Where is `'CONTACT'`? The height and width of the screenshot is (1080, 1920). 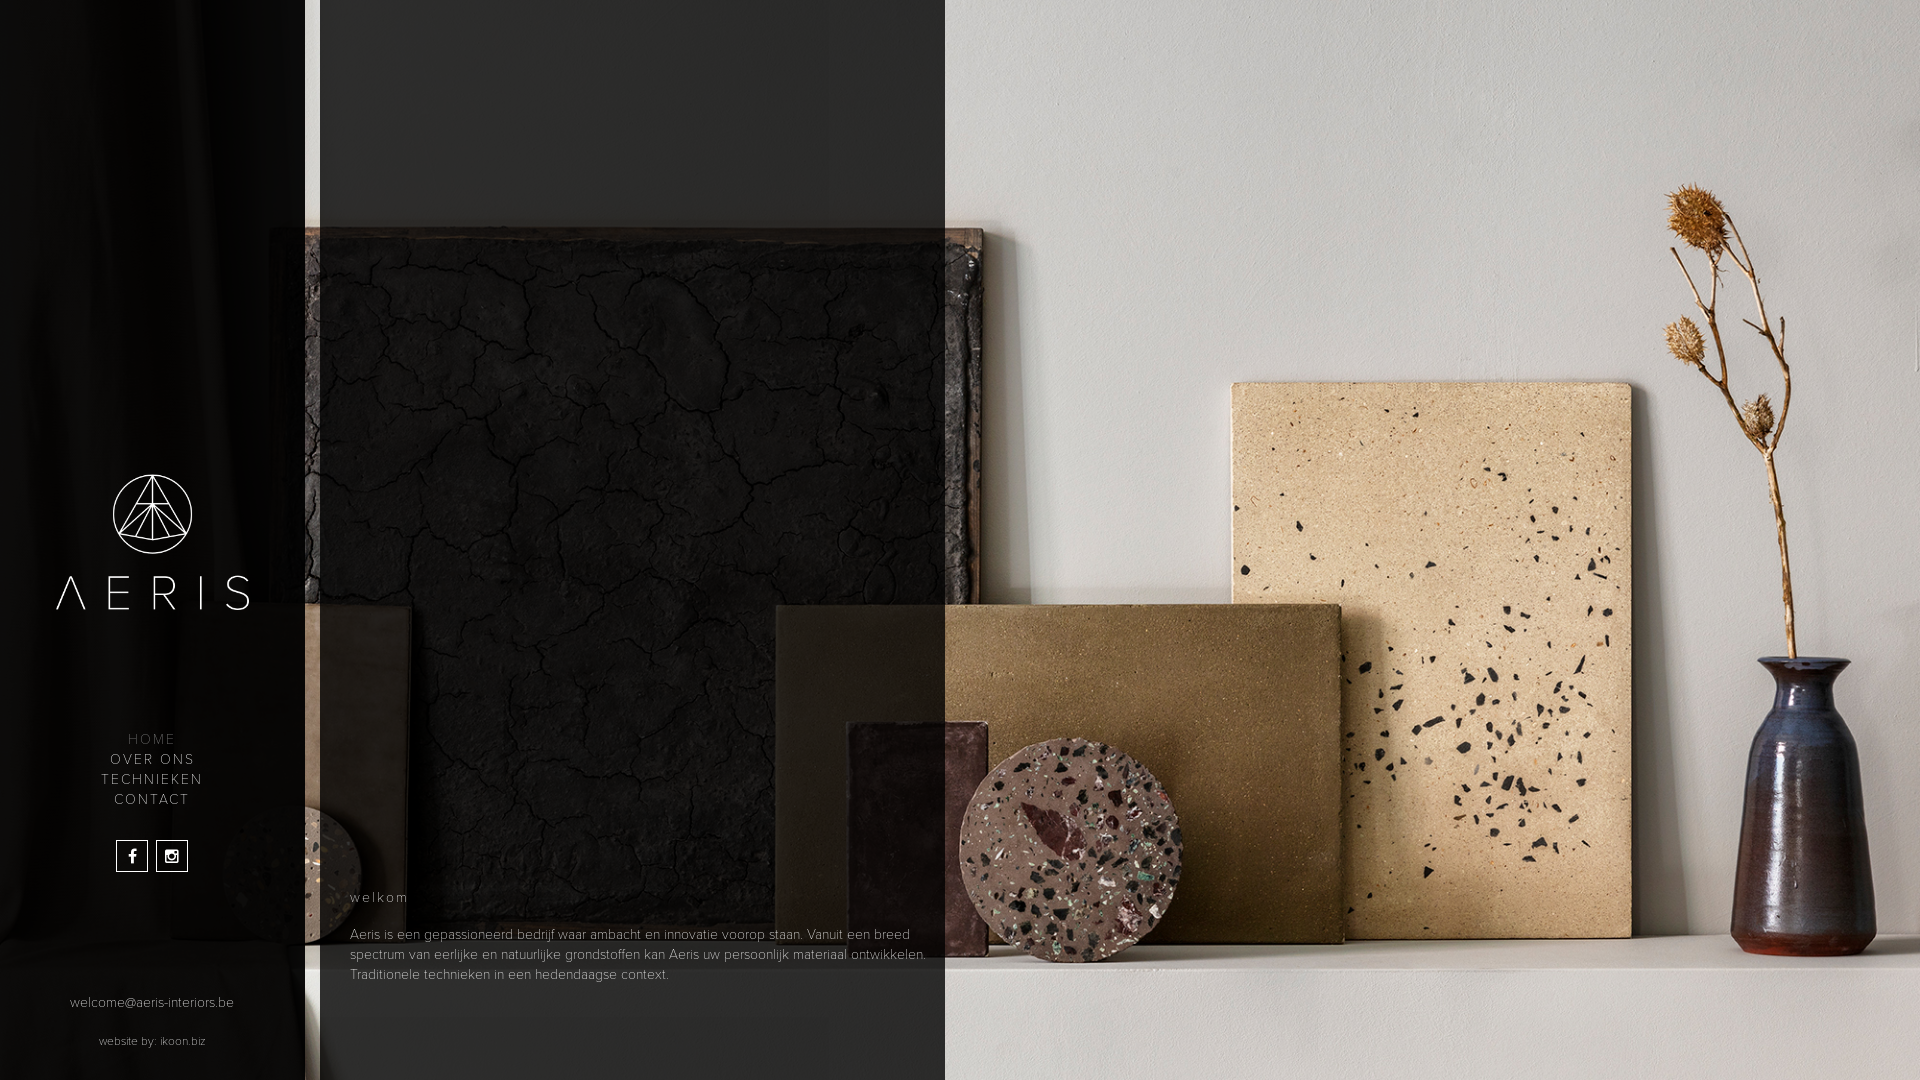
'CONTACT' is located at coordinates (151, 798).